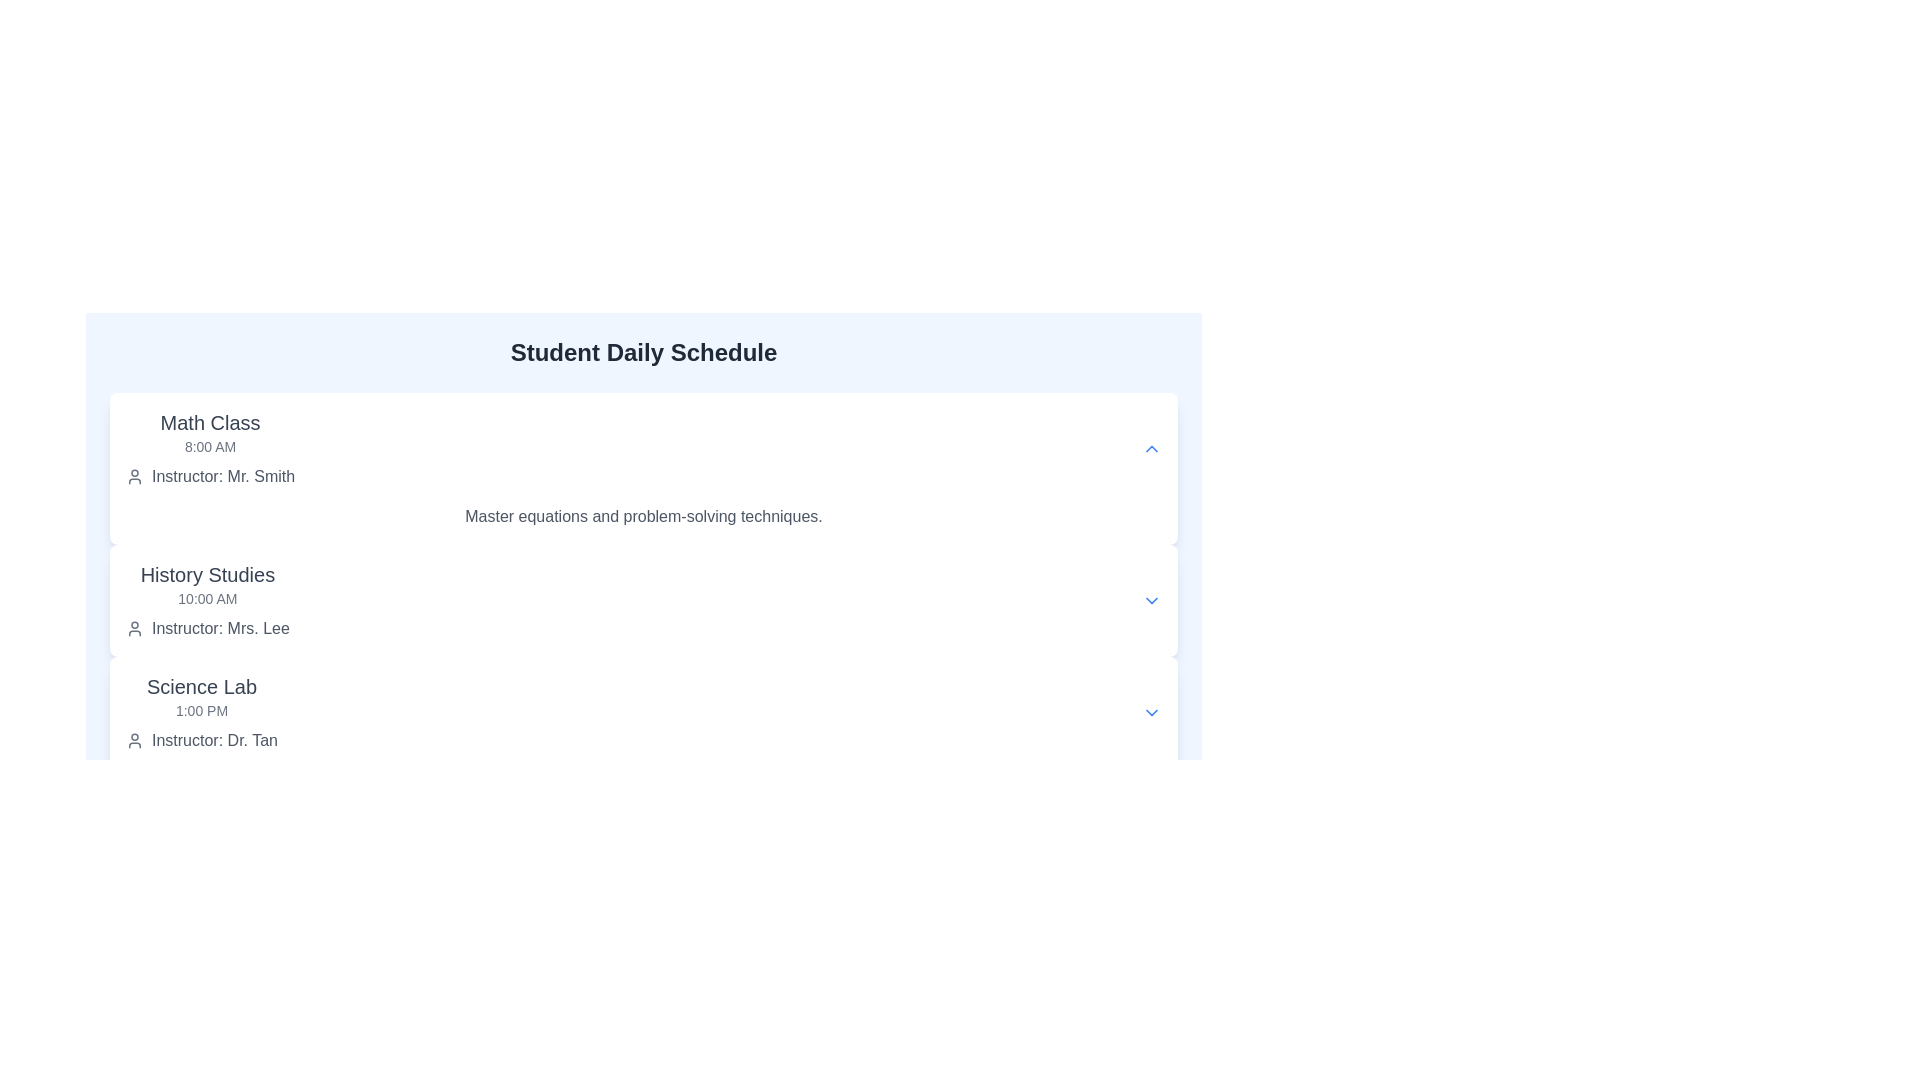 The width and height of the screenshot is (1920, 1080). I want to click on the instructor icon located to the left of the text 'Instructor: Dr. Tan' in the 'Science Lab' section, so click(133, 740).